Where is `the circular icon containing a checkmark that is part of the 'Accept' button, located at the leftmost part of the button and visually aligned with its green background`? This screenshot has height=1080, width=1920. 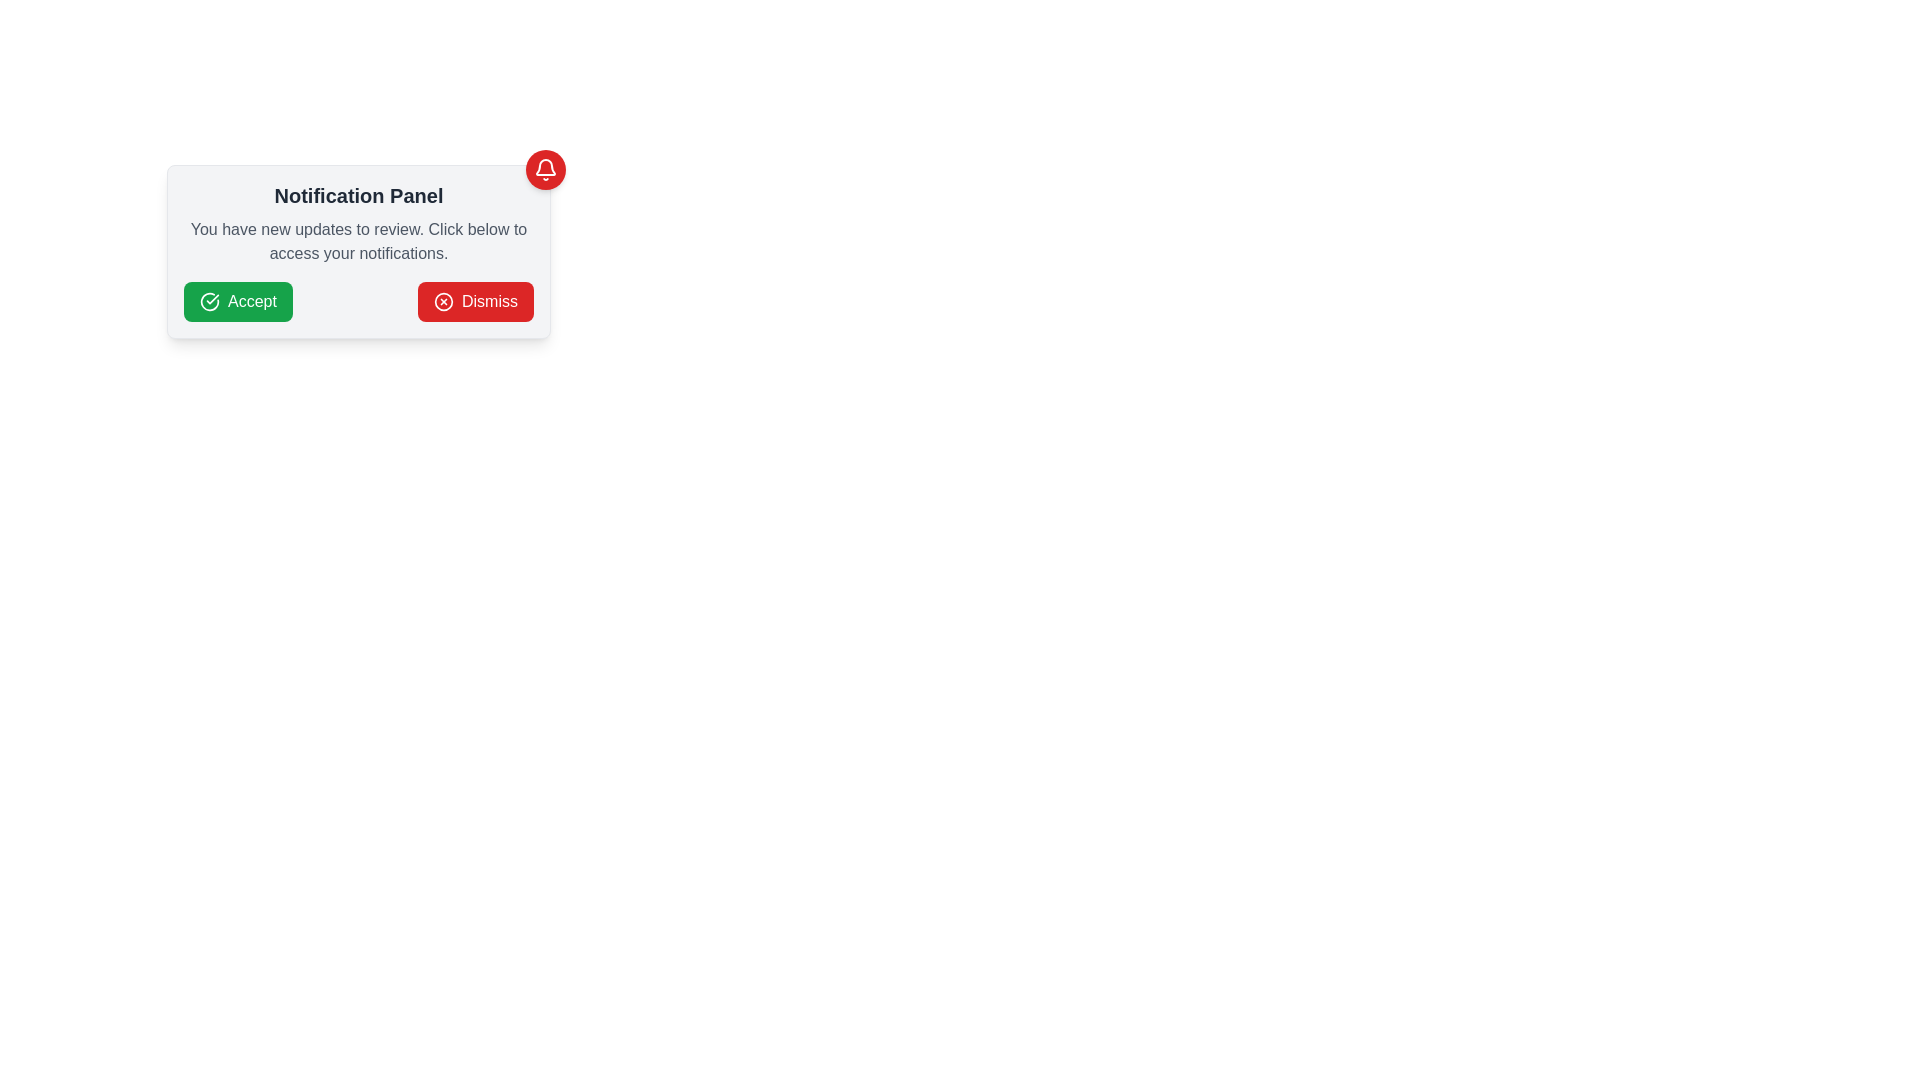 the circular icon containing a checkmark that is part of the 'Accept' button, located at the leftmost part of the button and visually aligned with its green background is located at coordinates (210, 301).